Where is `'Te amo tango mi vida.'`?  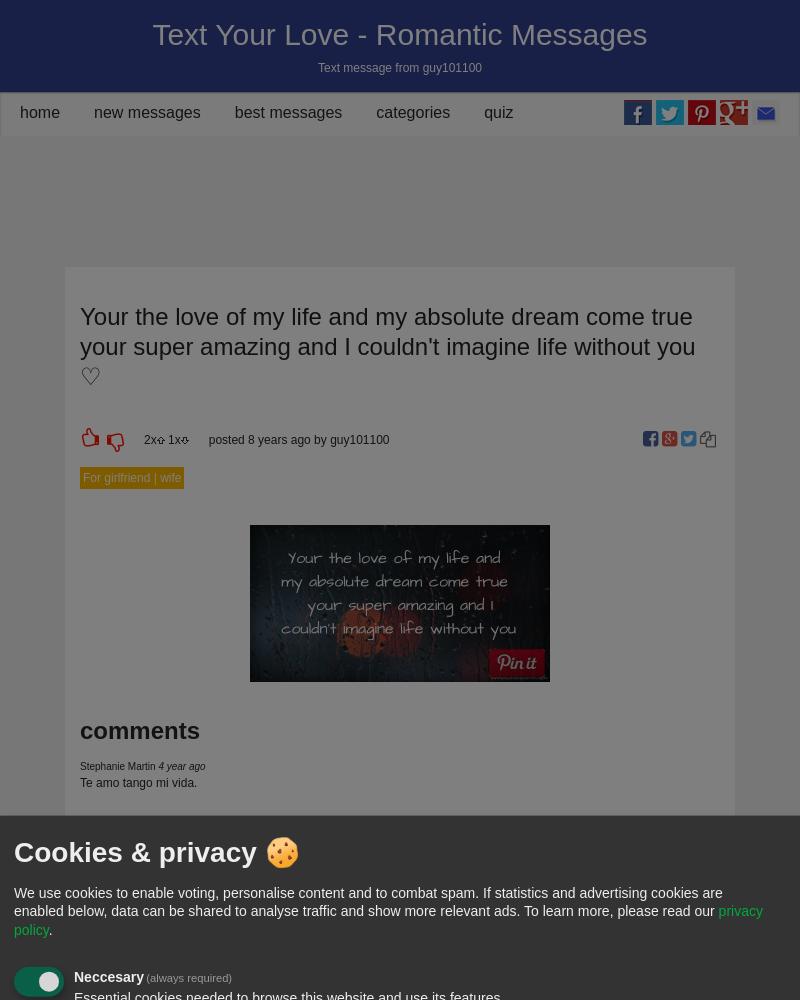
'Te amo tango mi vida.' is located at coordinates (80, 783).